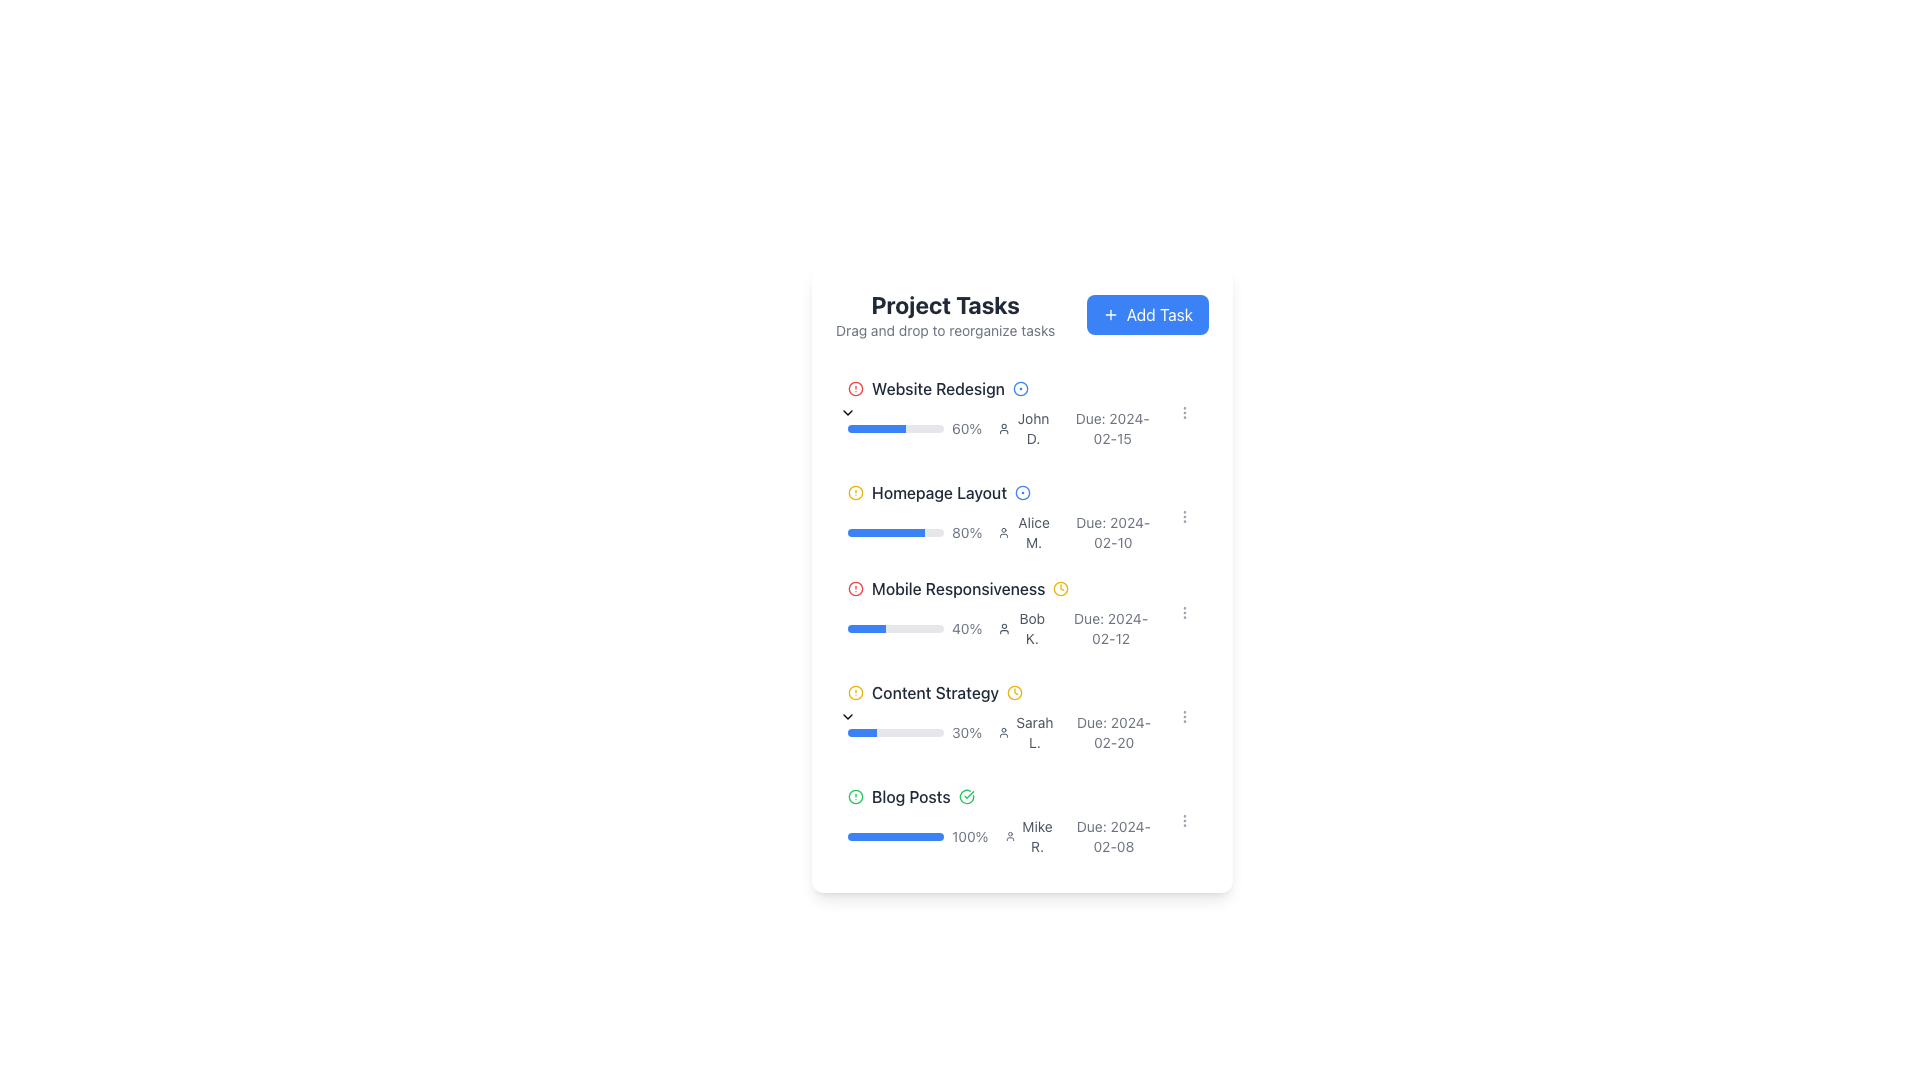 The image size is (1920, 1080). Describe the element at coordinates (1022, 411) in the screenshot. I see `the first task item in the project management interface to perform actions like editing or deleting` at that location.